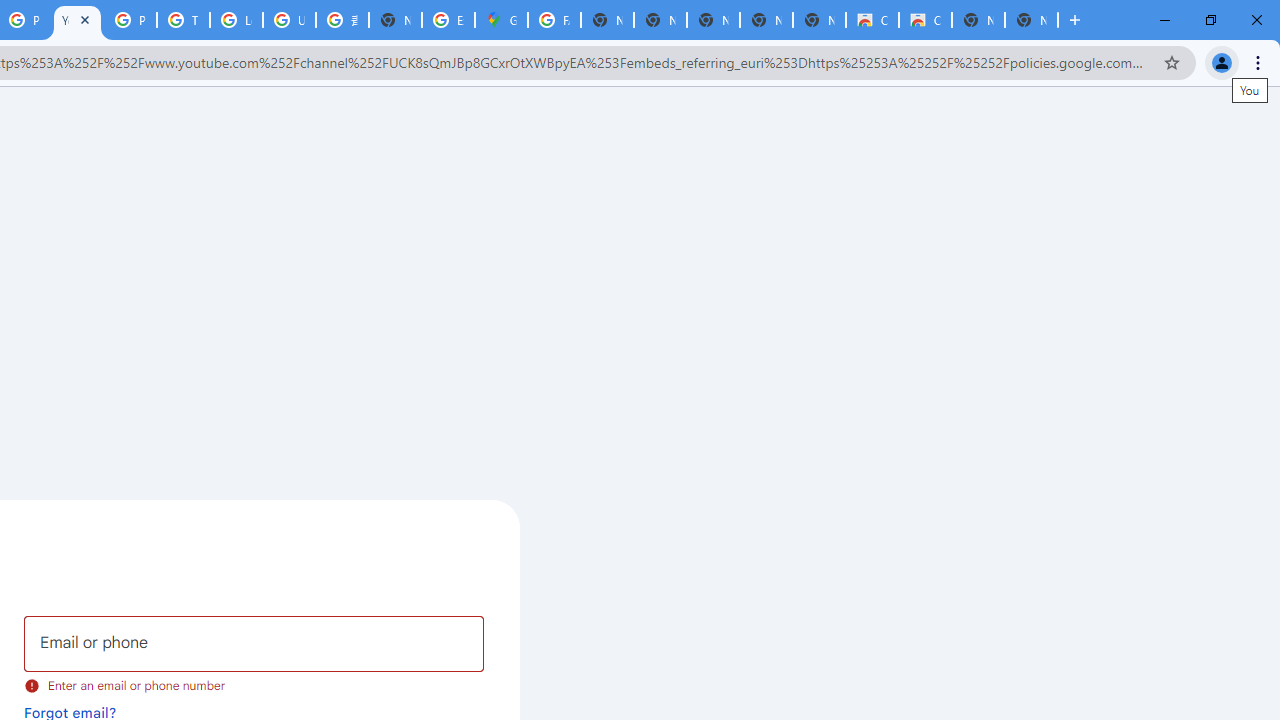 This screenshot has width=1280, height=720. I want to click on 'Email or phone', so click(253, 643).